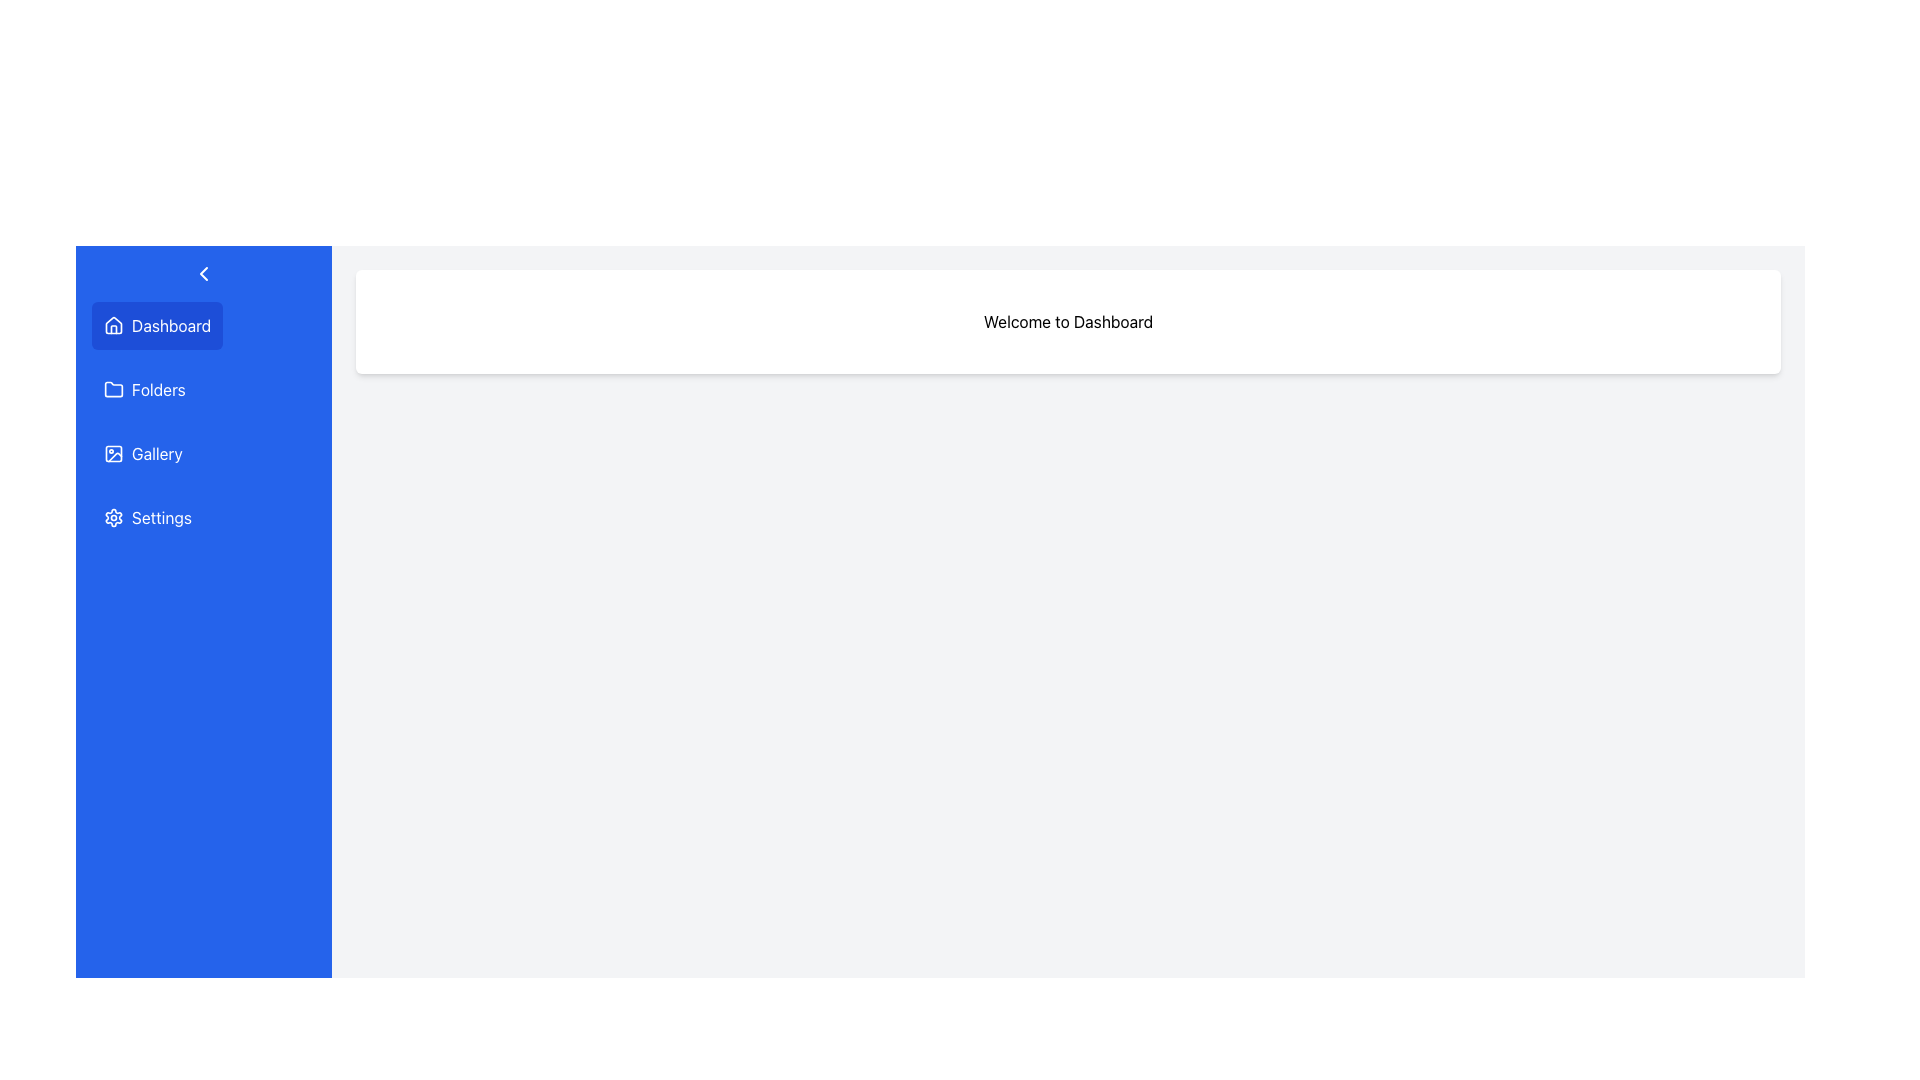 The height and width of the screenshot is (1080, 1920). I want to click on the 'Folders' text label in the collapsible navigation menu, which is displayed in white font on a blue background, located to the left of a folder icon, so click(157, 389).